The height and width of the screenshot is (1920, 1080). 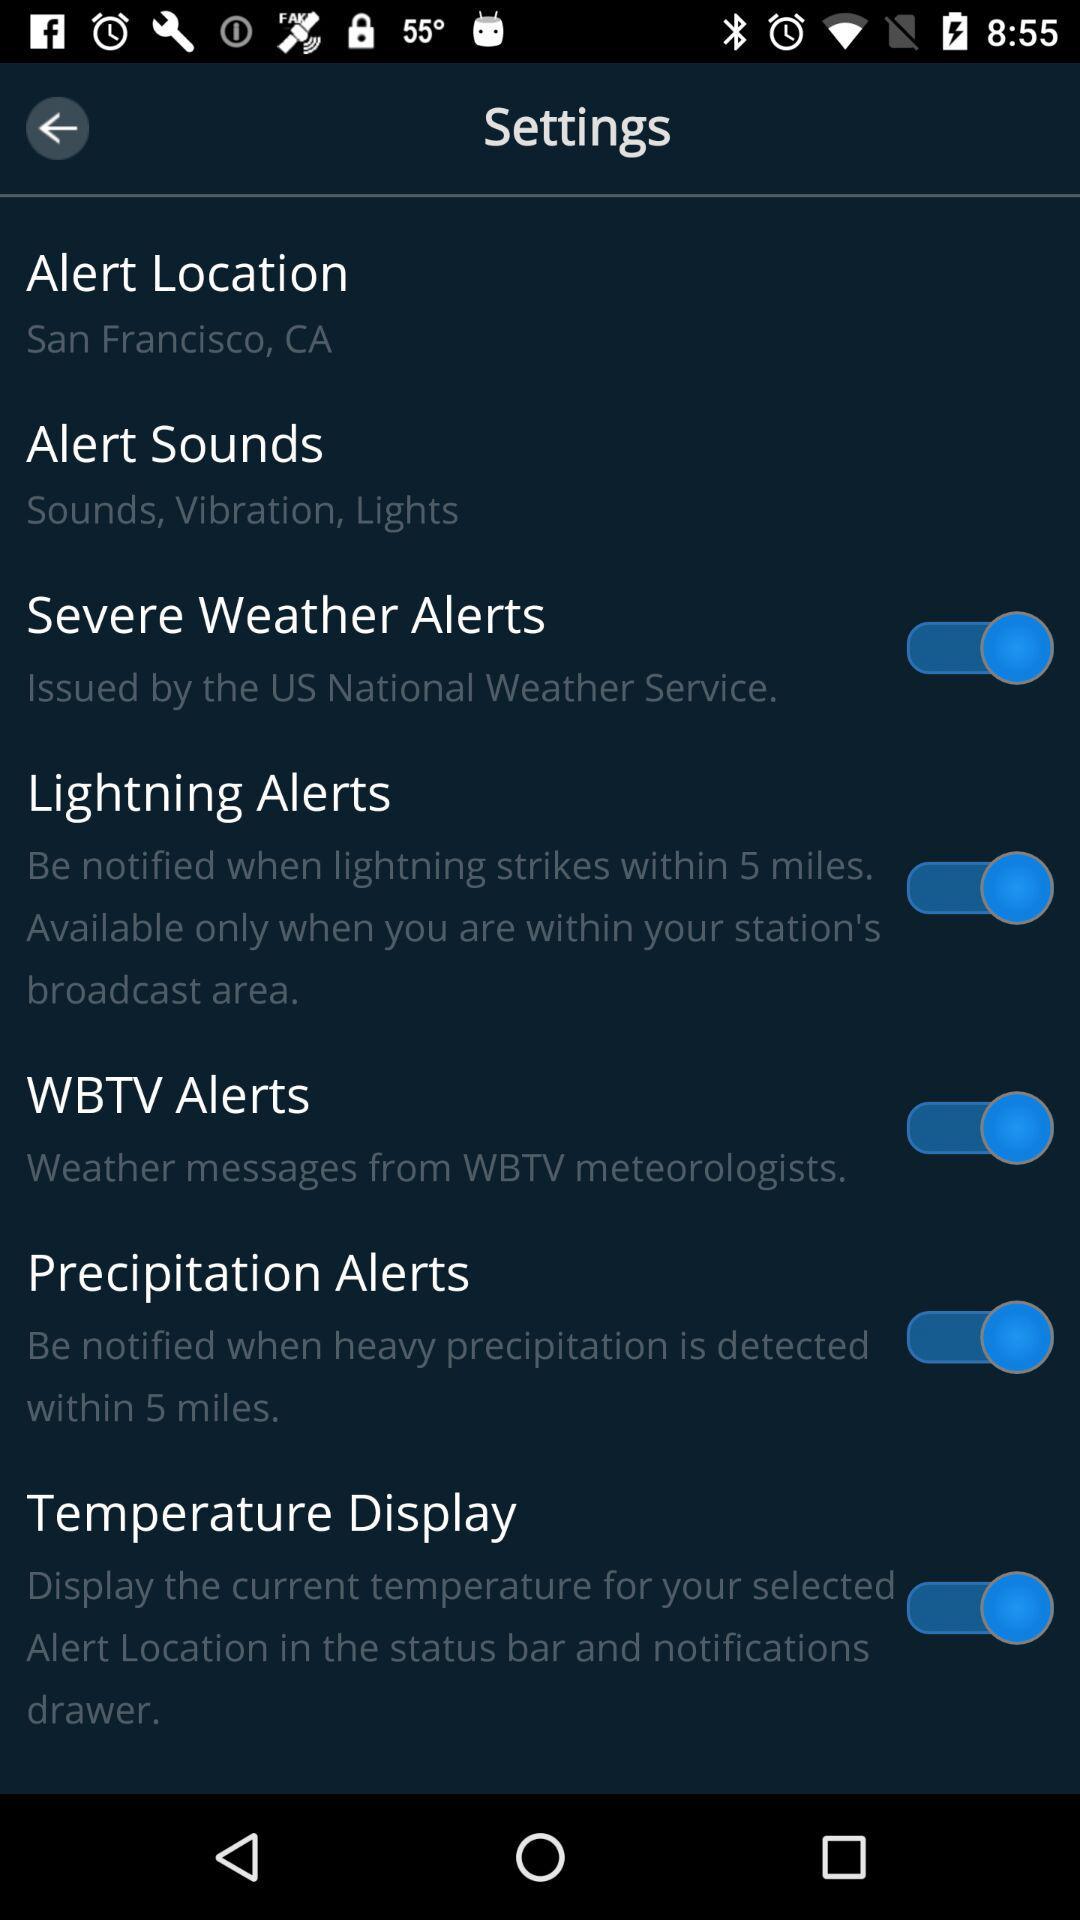 I want to click on the arrow_backward icon, so click(x=56, y=127).